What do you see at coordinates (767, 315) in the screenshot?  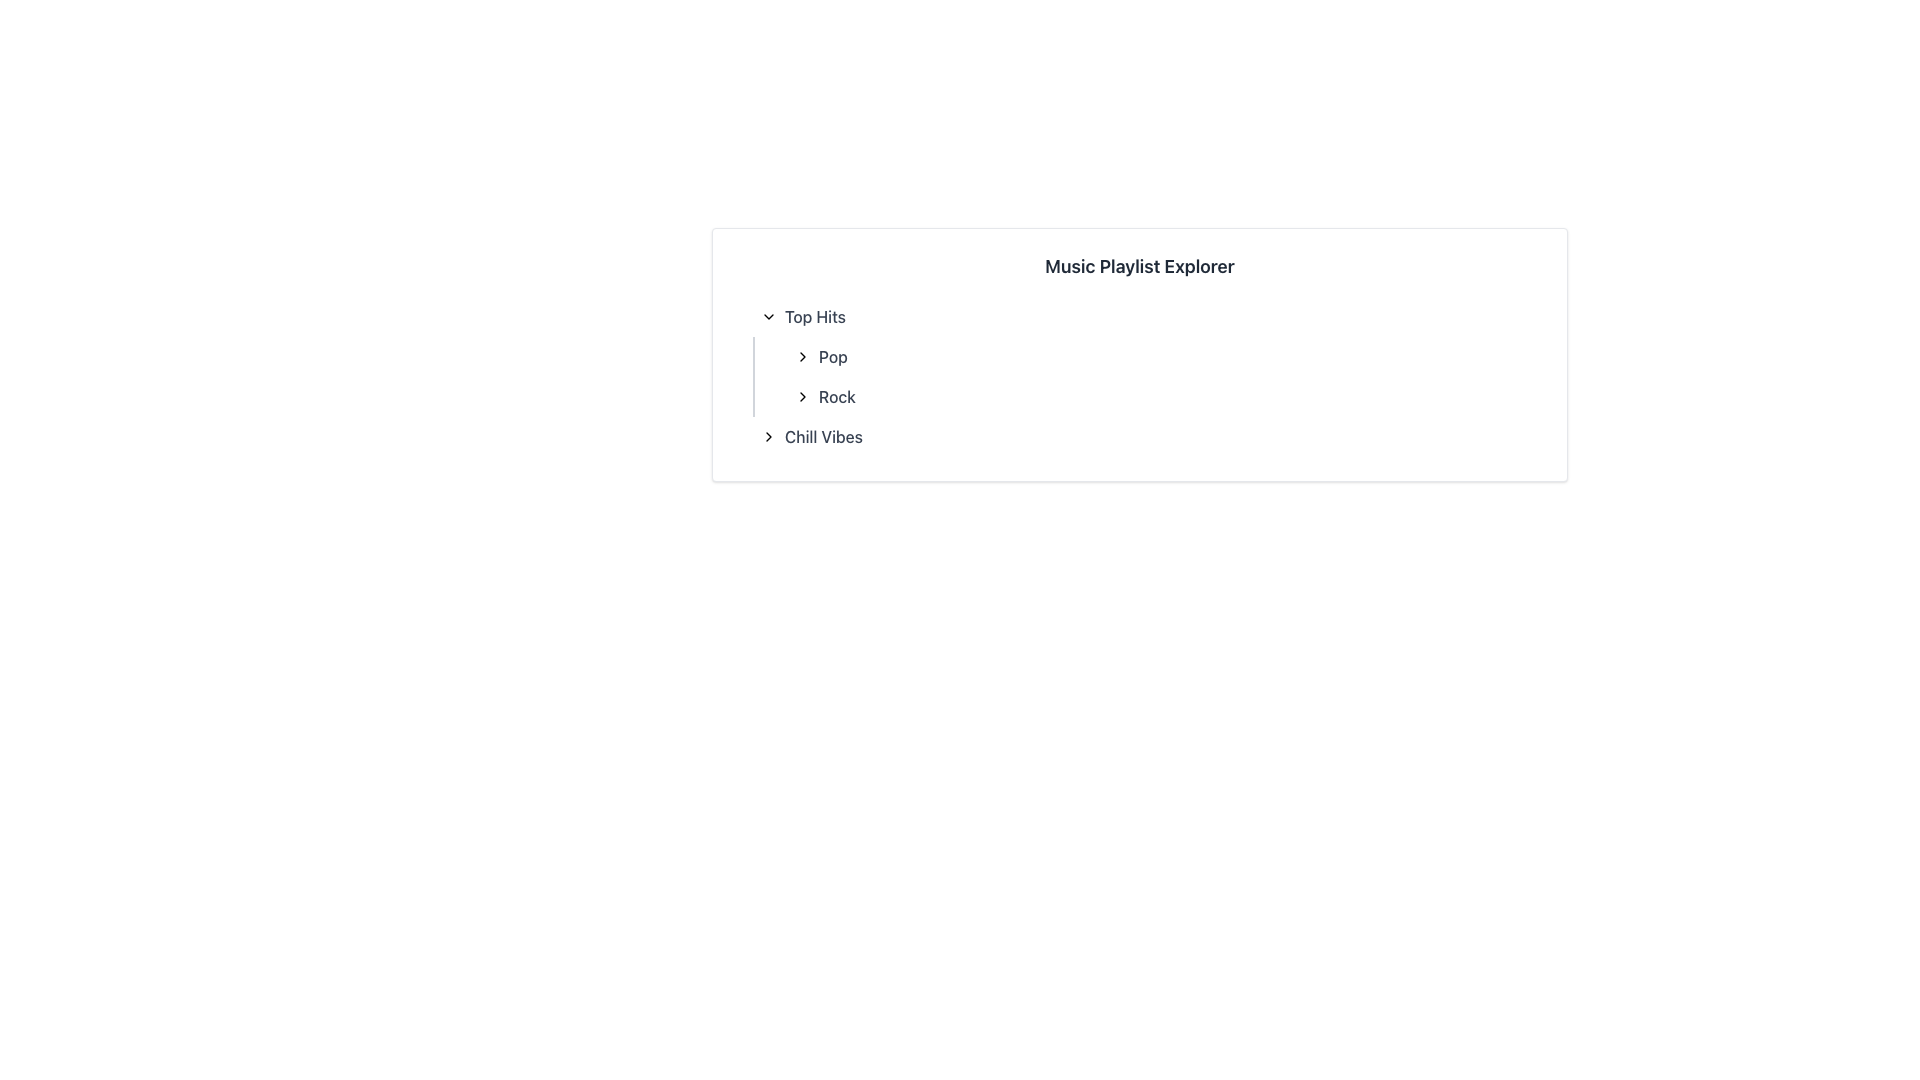 I see `the Dropdown Indicator (Chevron Icon) located to the left of the 'Top Hits' text in the Music Playlist Explorer interface` at bounding box center [767, 315].